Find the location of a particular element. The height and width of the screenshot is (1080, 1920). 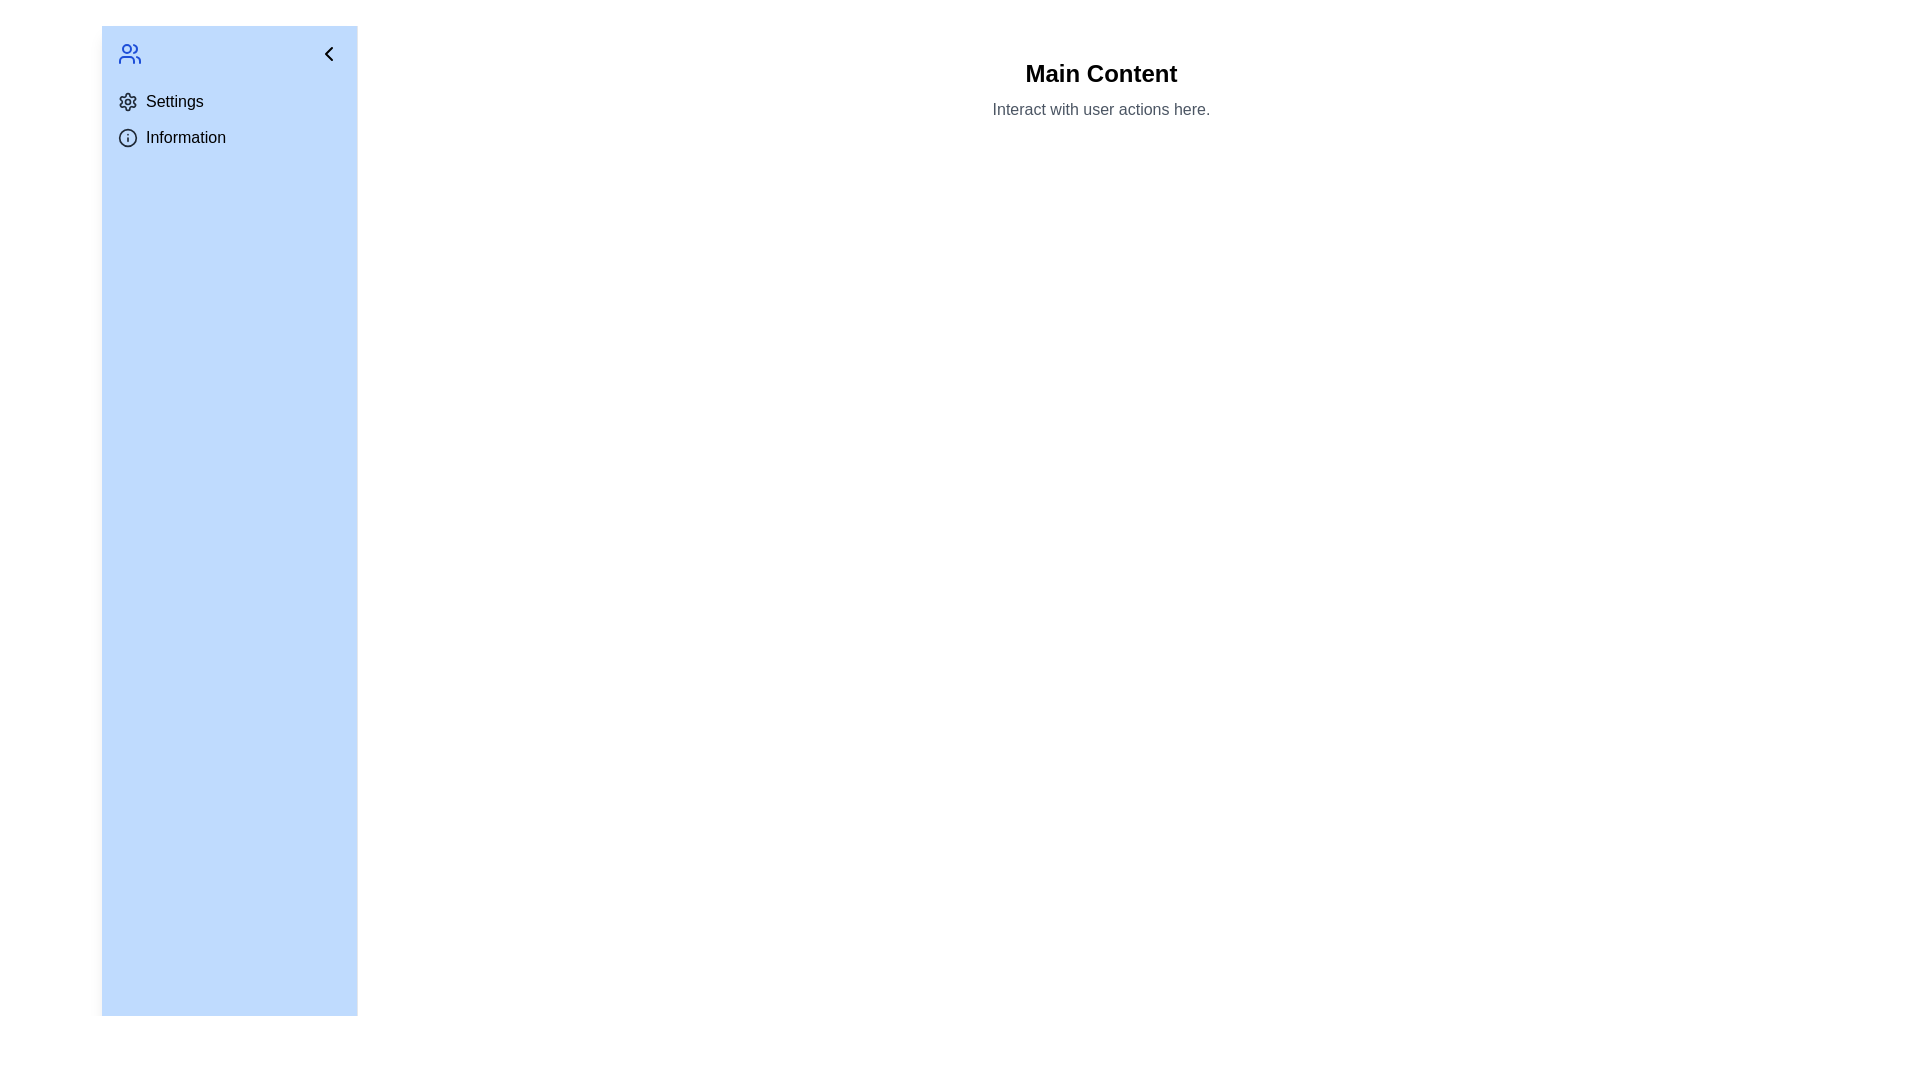

the circular outline of the SVG icon located next to the 'Information' label in the sidebar is located at coordinates (127, 137).